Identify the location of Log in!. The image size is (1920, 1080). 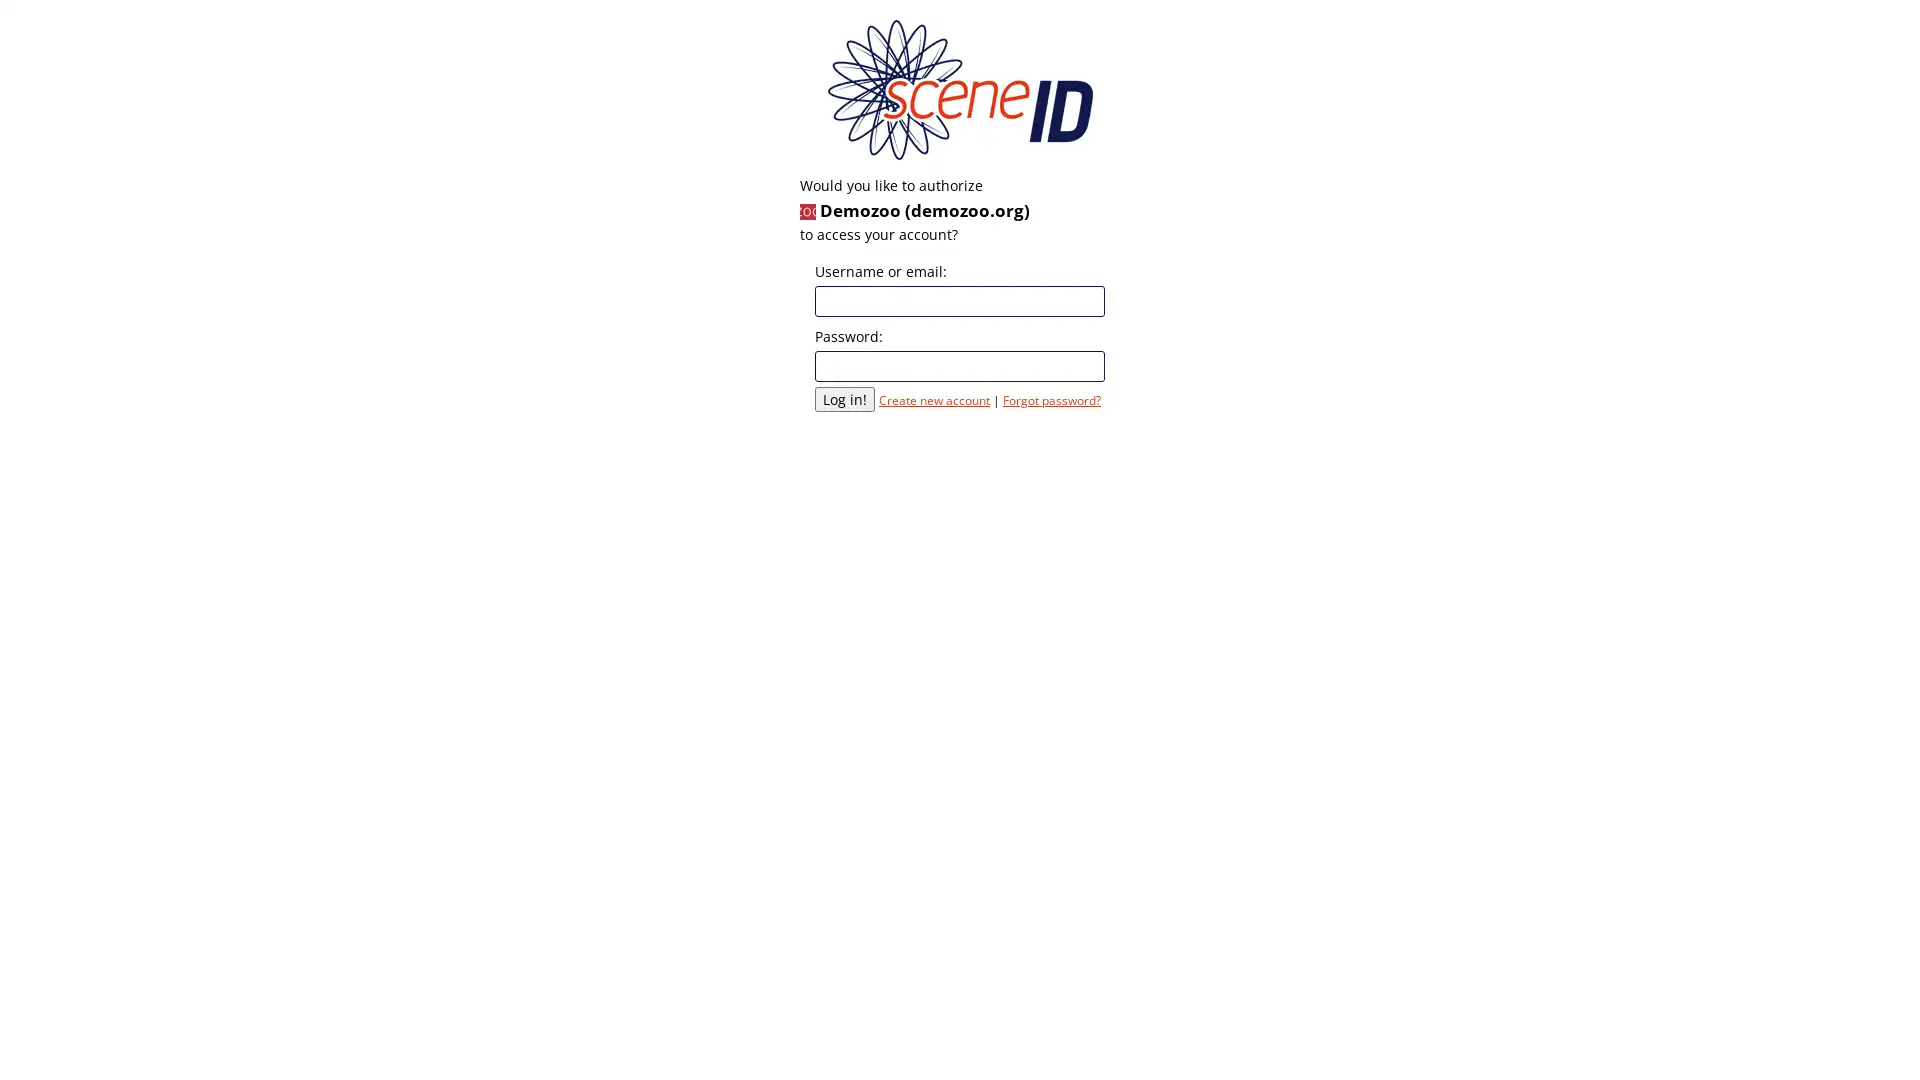
(844, 398).